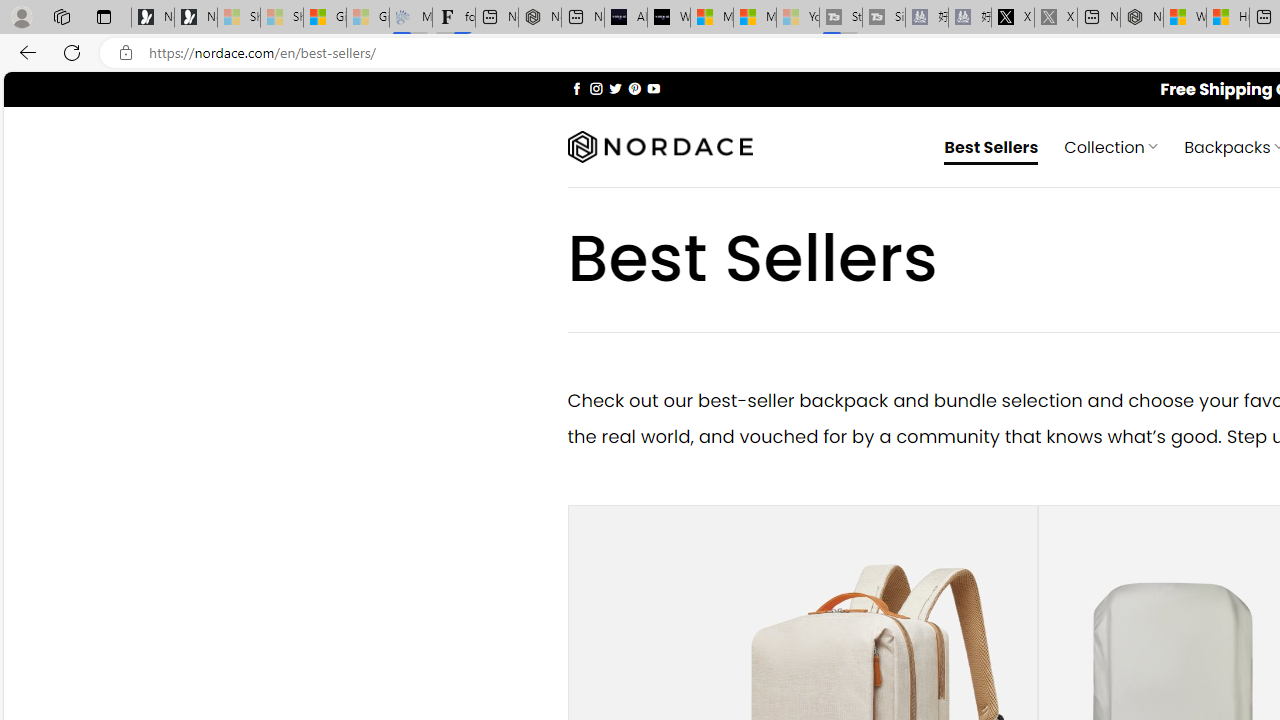 This screenshot has height=720, width=1280. What do you see at coordinates (1227, 17) in the screenshot?
I see `'Huge shark washes ashore at New York City beach | Watch'` at bounding box center [1227, 17].